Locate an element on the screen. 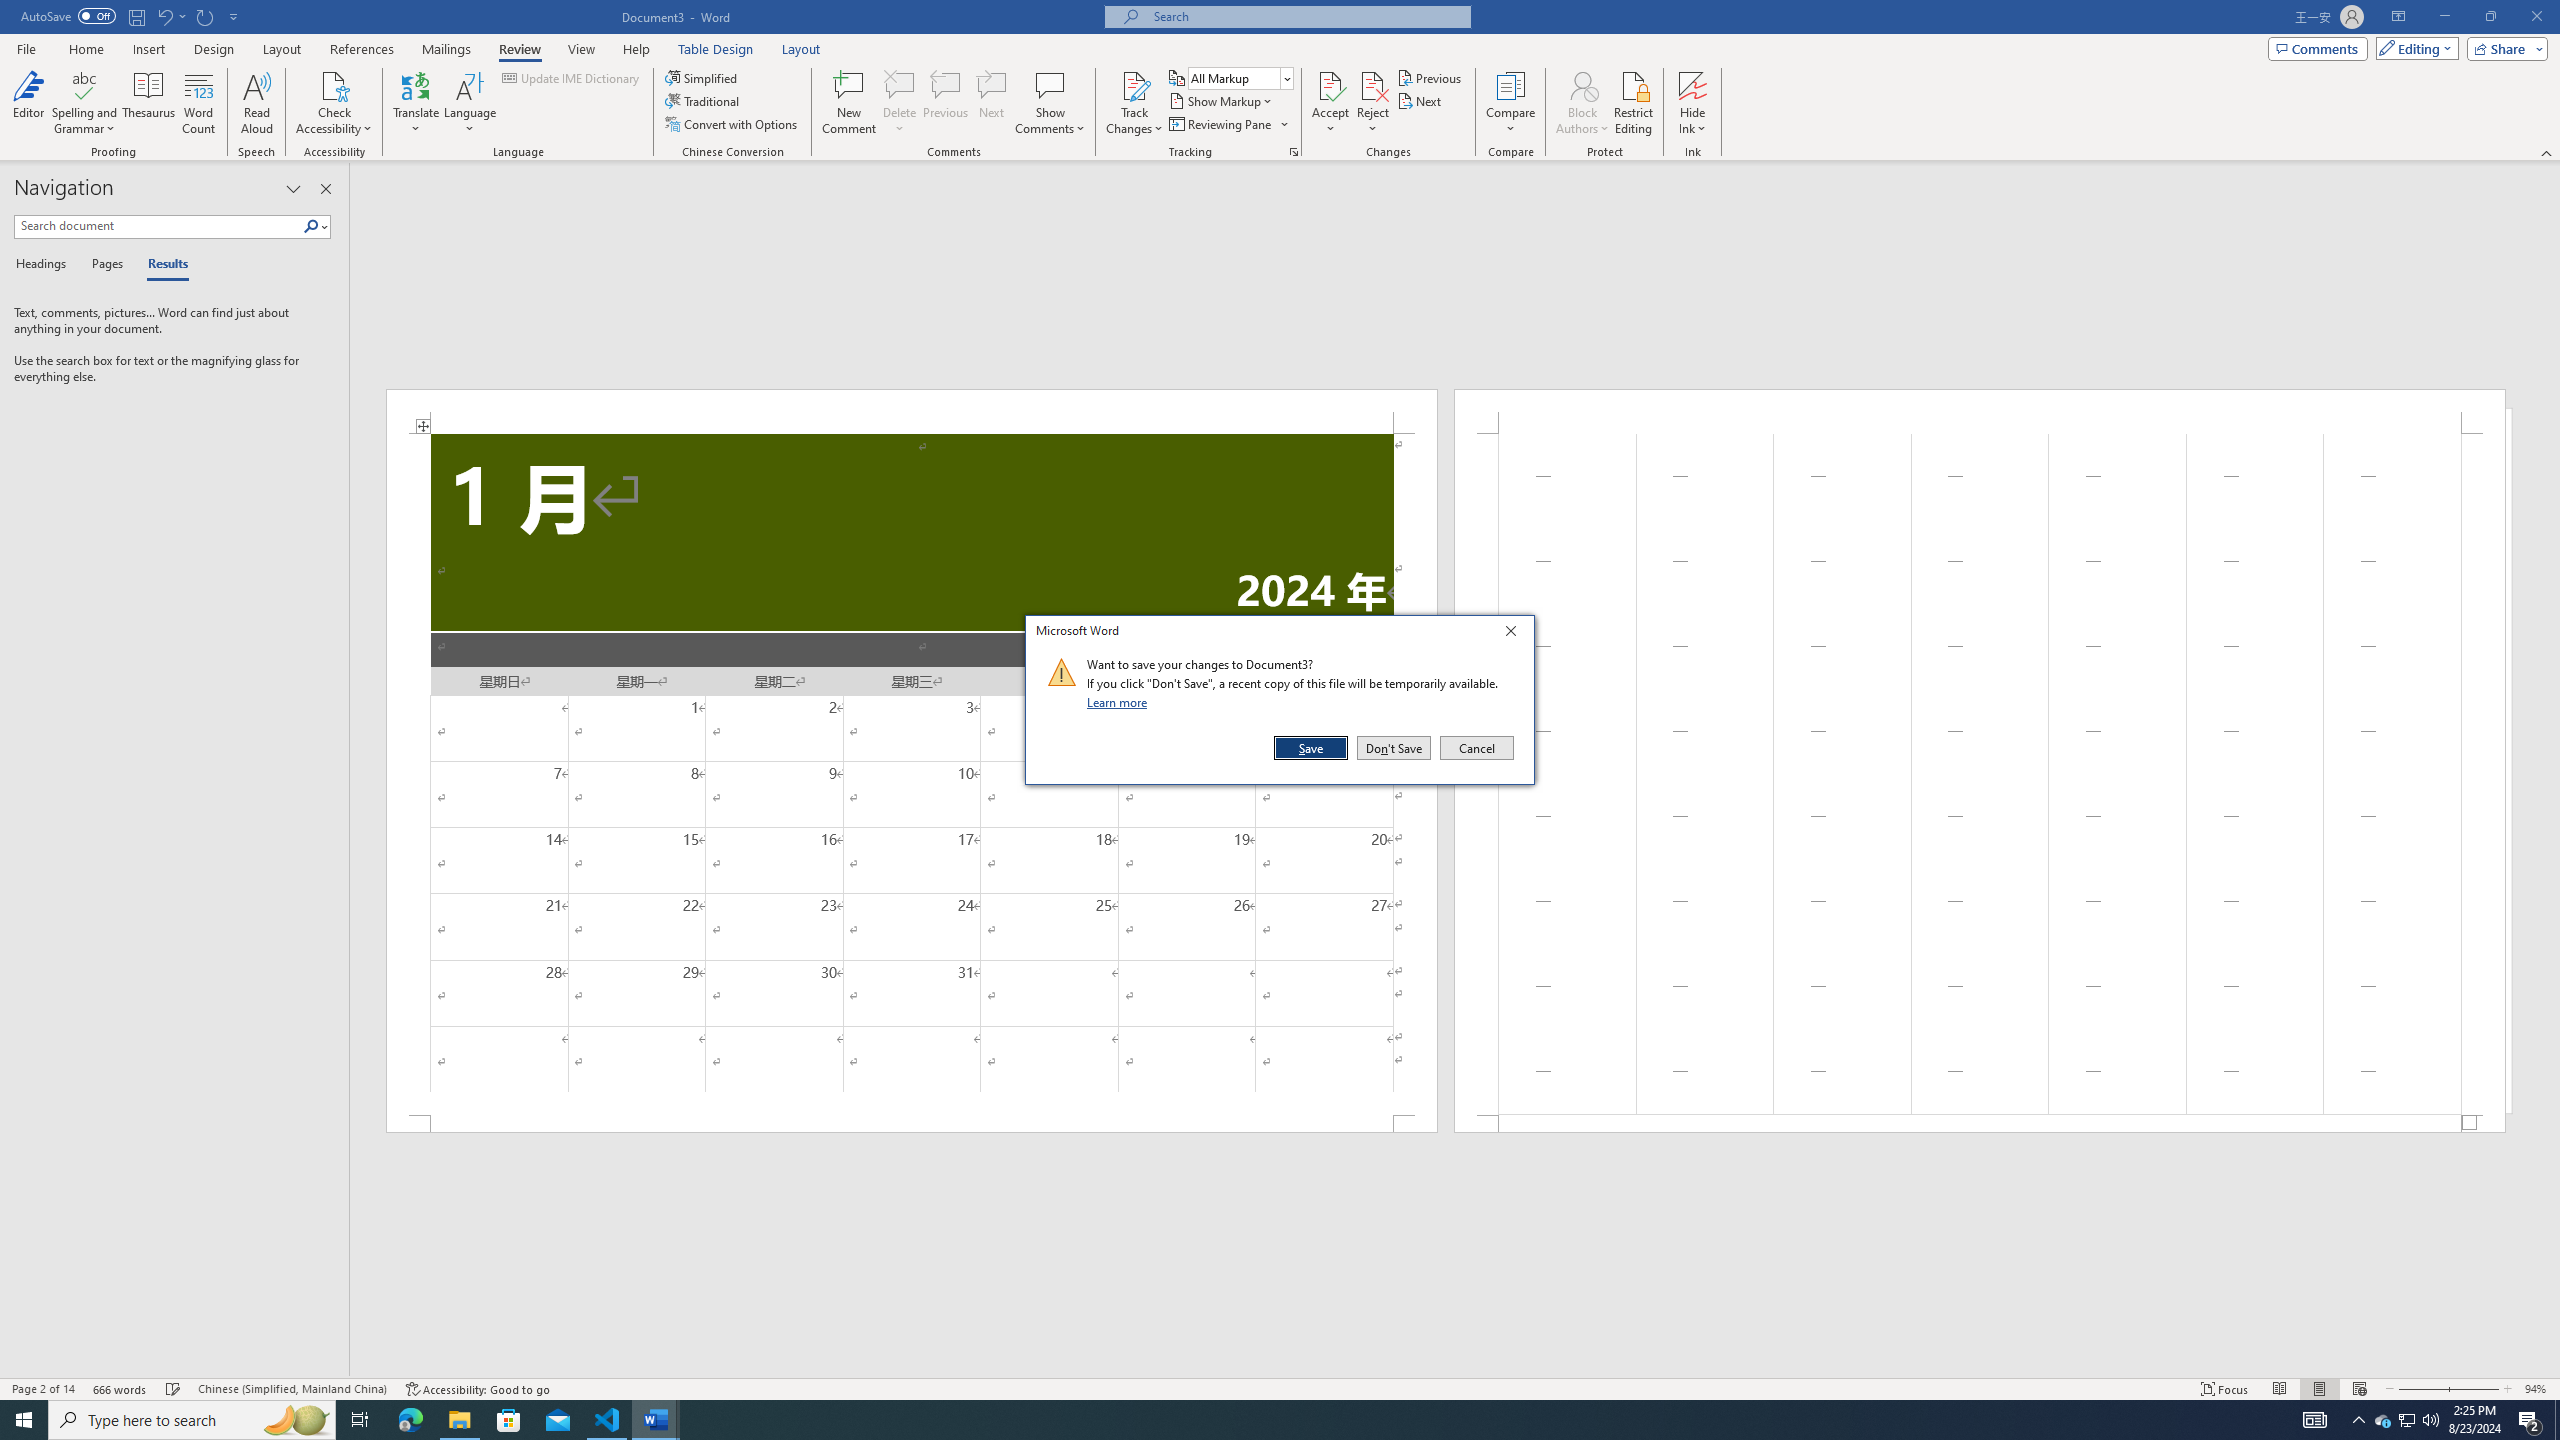 The width and height of the screenshot is (2560, 1440). 'Show desktop' is located at coordinates (2556, 1418).